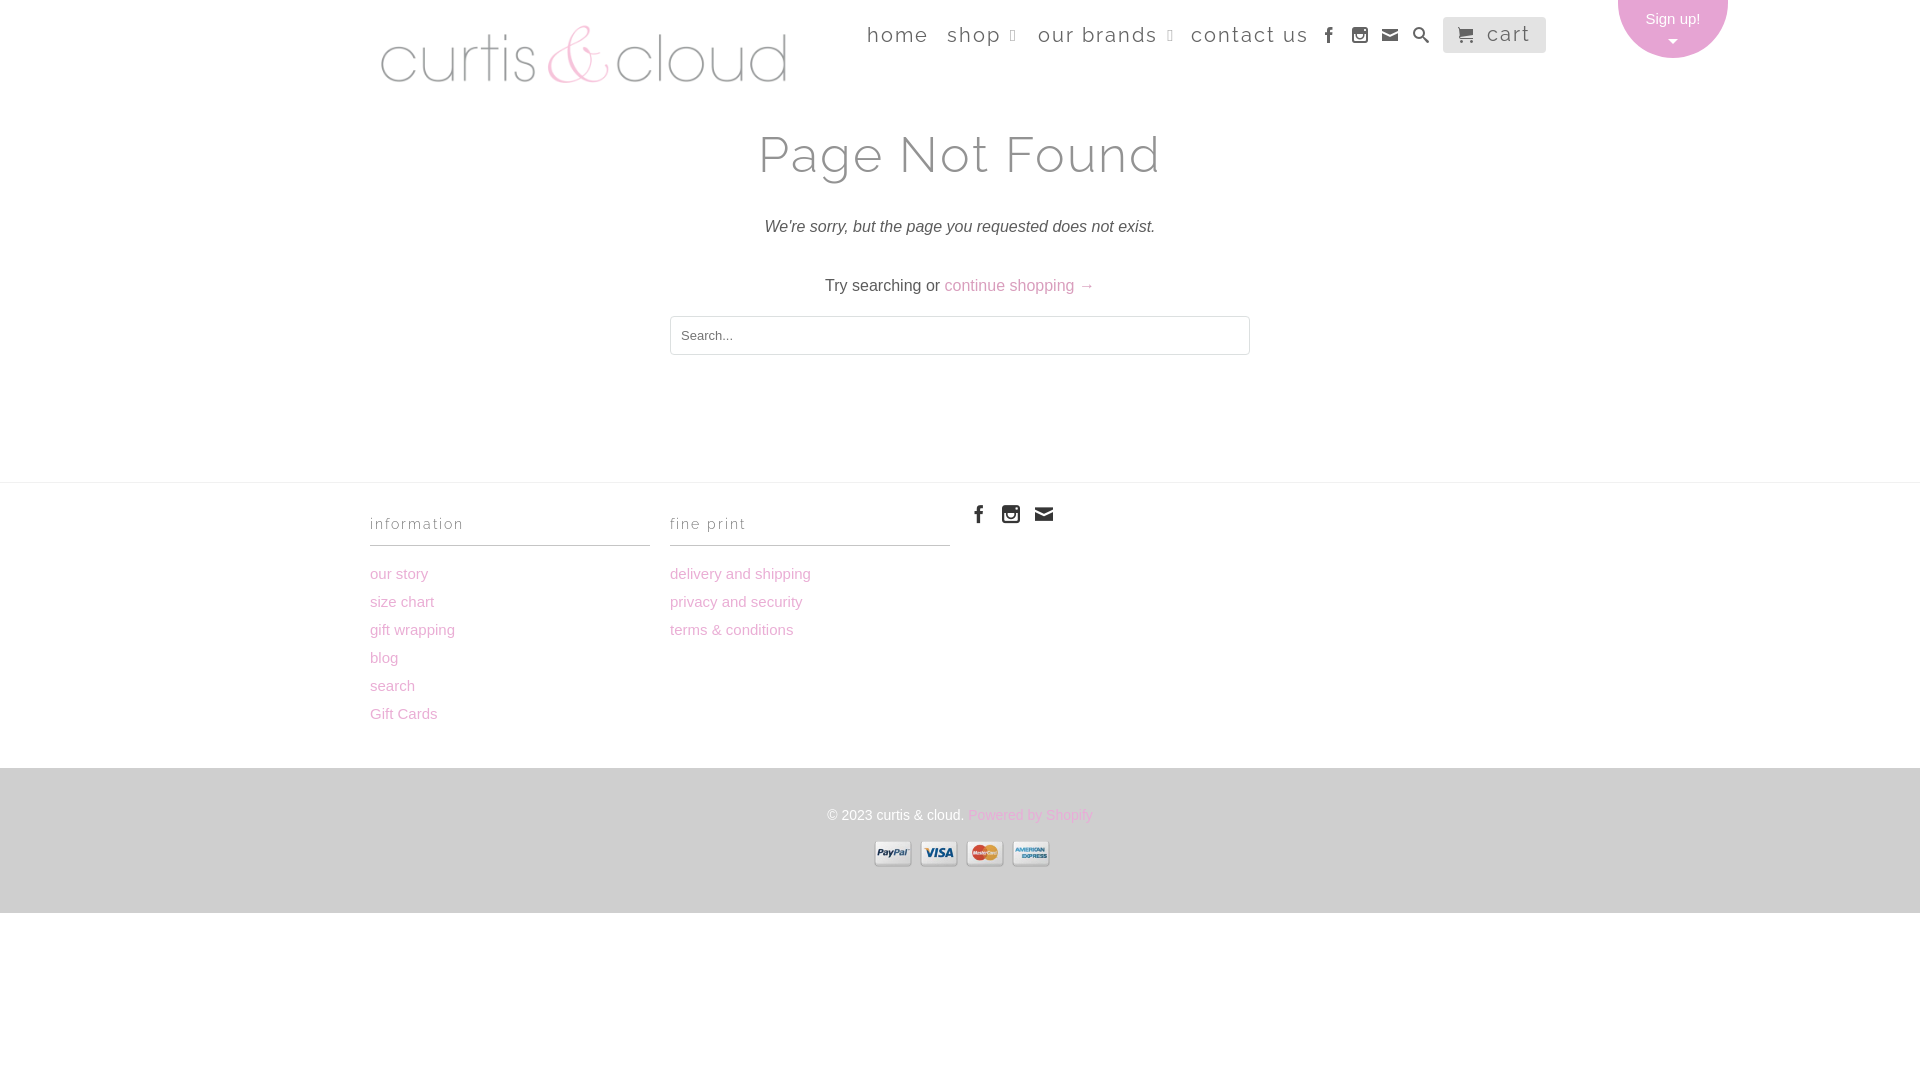  What do you see at coordinates (896, 38) in the screenshot?
I see `'home'` at bounding box center [896, 38].